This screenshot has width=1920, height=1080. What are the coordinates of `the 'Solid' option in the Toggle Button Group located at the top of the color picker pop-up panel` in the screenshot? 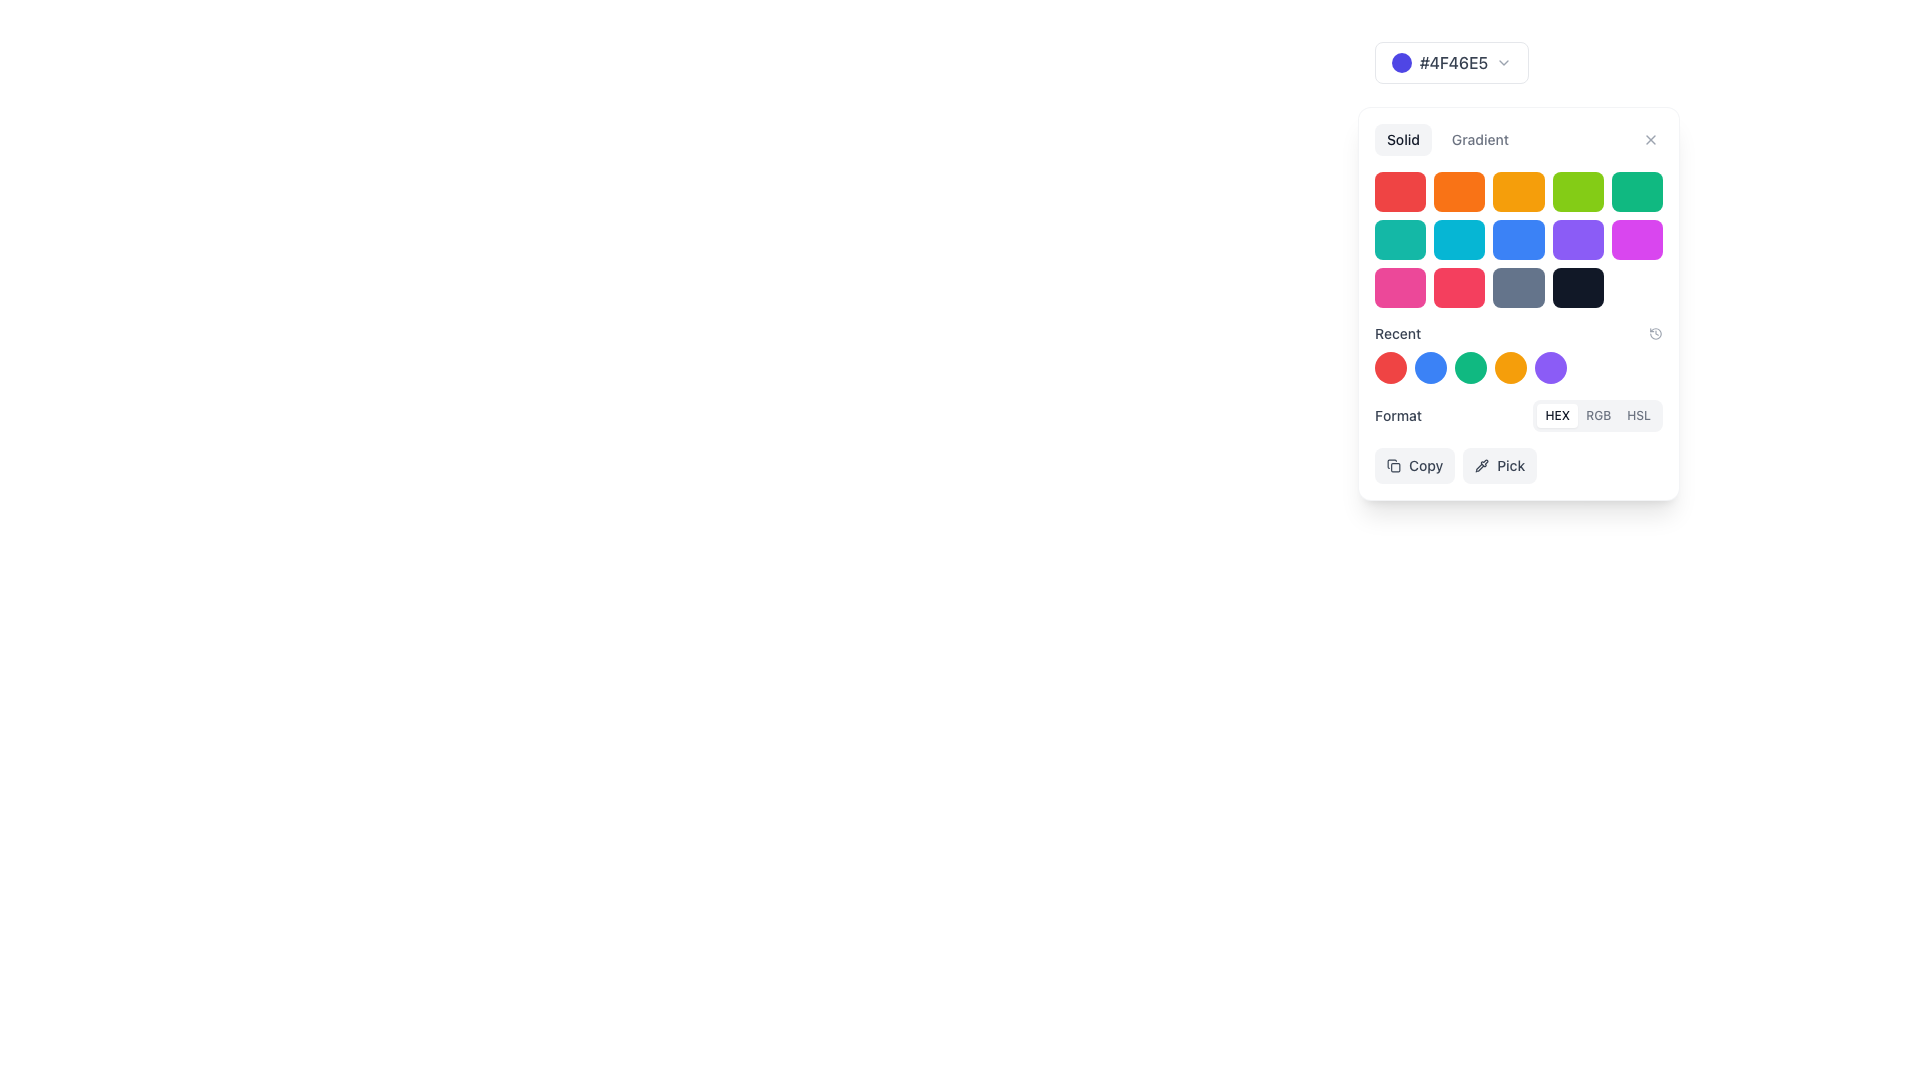 It's located at (1447, 138).